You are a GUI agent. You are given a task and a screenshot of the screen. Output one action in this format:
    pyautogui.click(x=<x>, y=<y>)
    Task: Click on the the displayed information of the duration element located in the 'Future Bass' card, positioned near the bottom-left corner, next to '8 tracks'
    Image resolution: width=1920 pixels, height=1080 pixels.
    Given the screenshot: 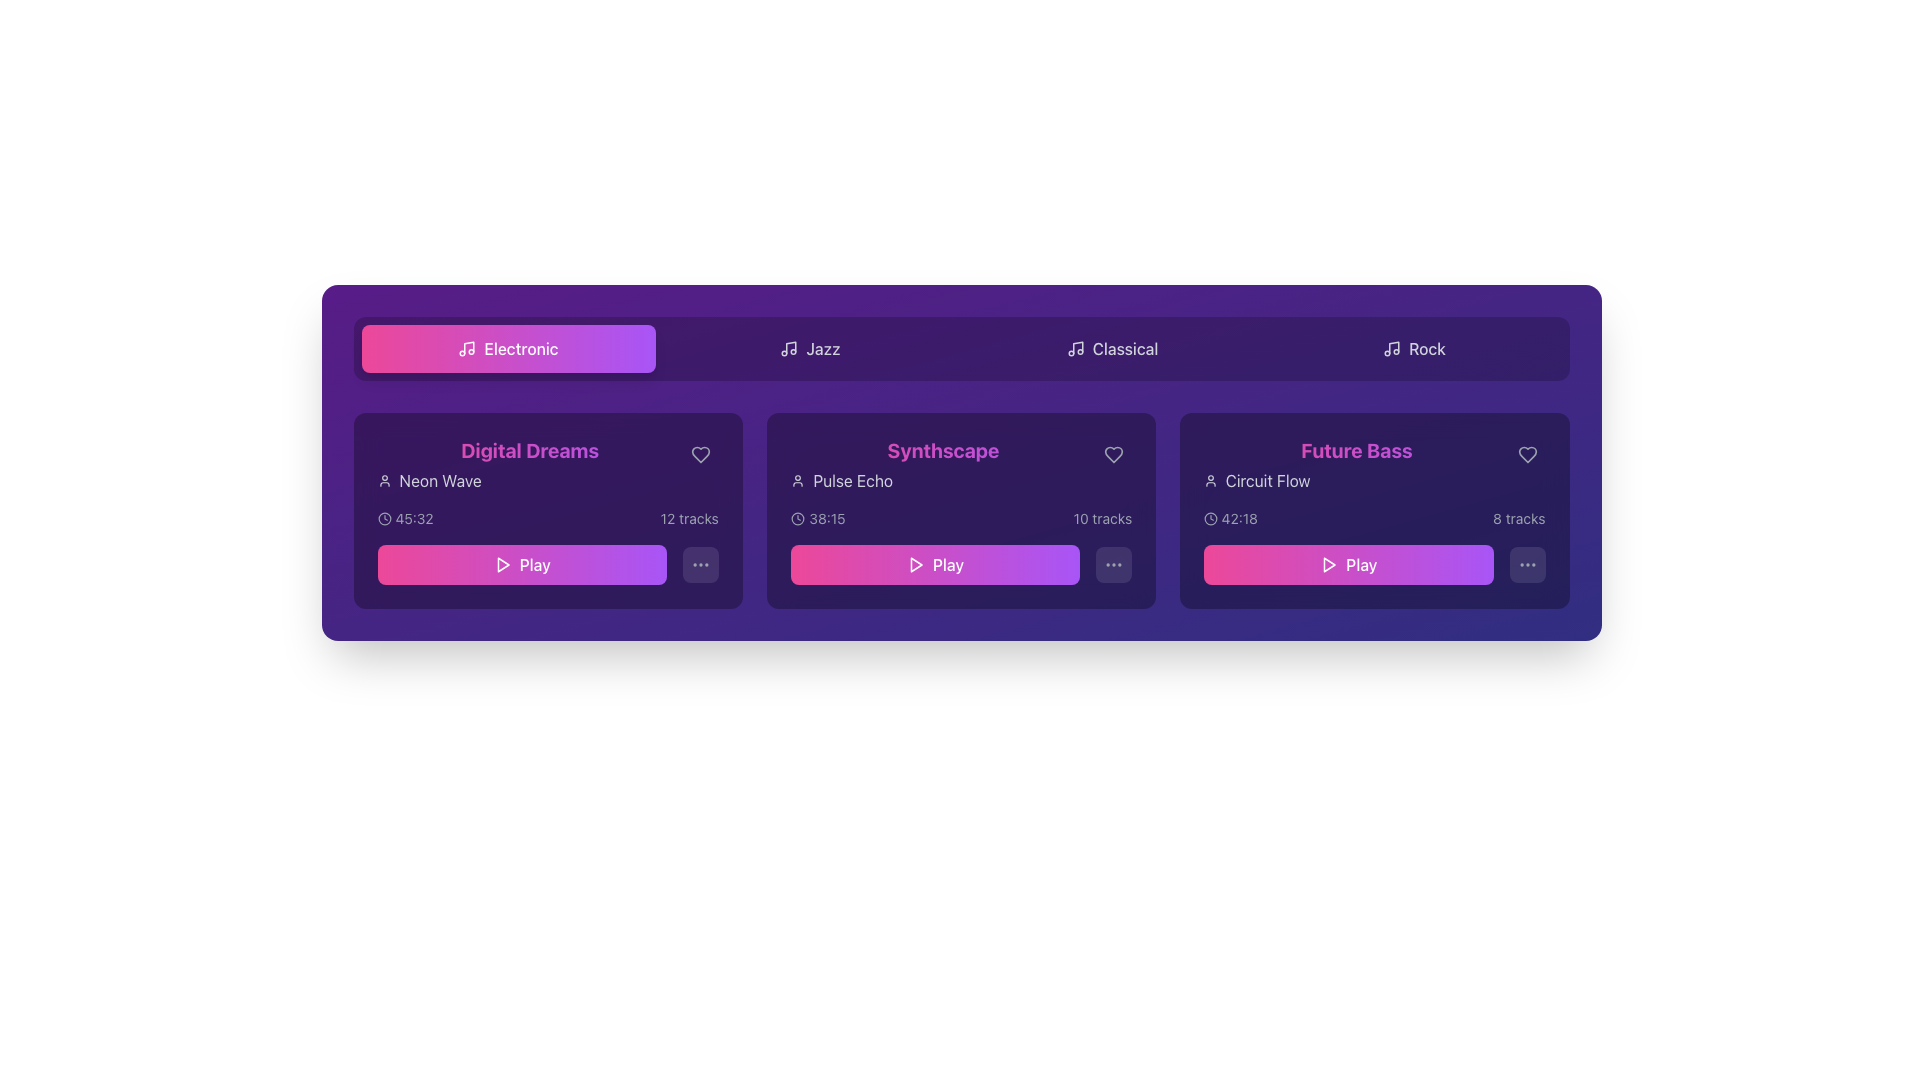 What is the action you would take?
    pyautogui.click(x=1230, y=518)
    